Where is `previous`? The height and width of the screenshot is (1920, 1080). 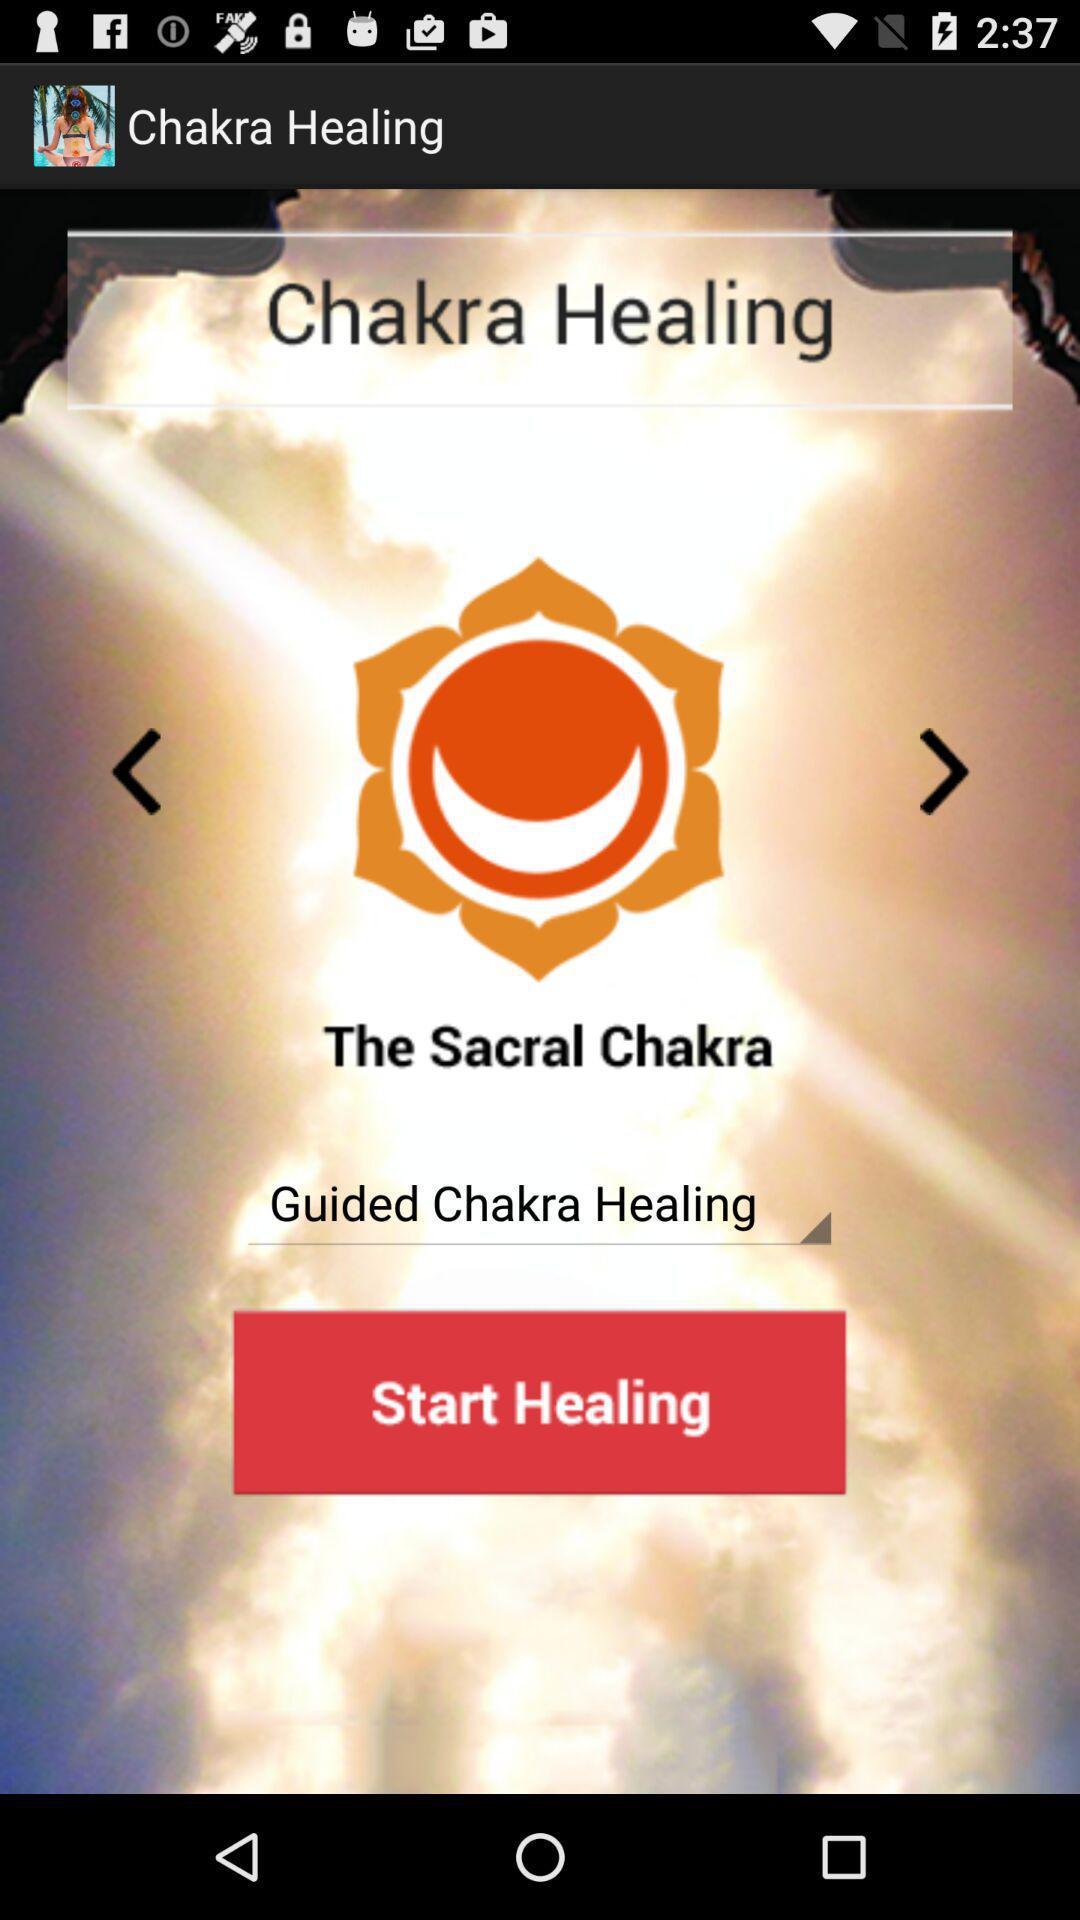
previous is located at coordinates (135, 770).